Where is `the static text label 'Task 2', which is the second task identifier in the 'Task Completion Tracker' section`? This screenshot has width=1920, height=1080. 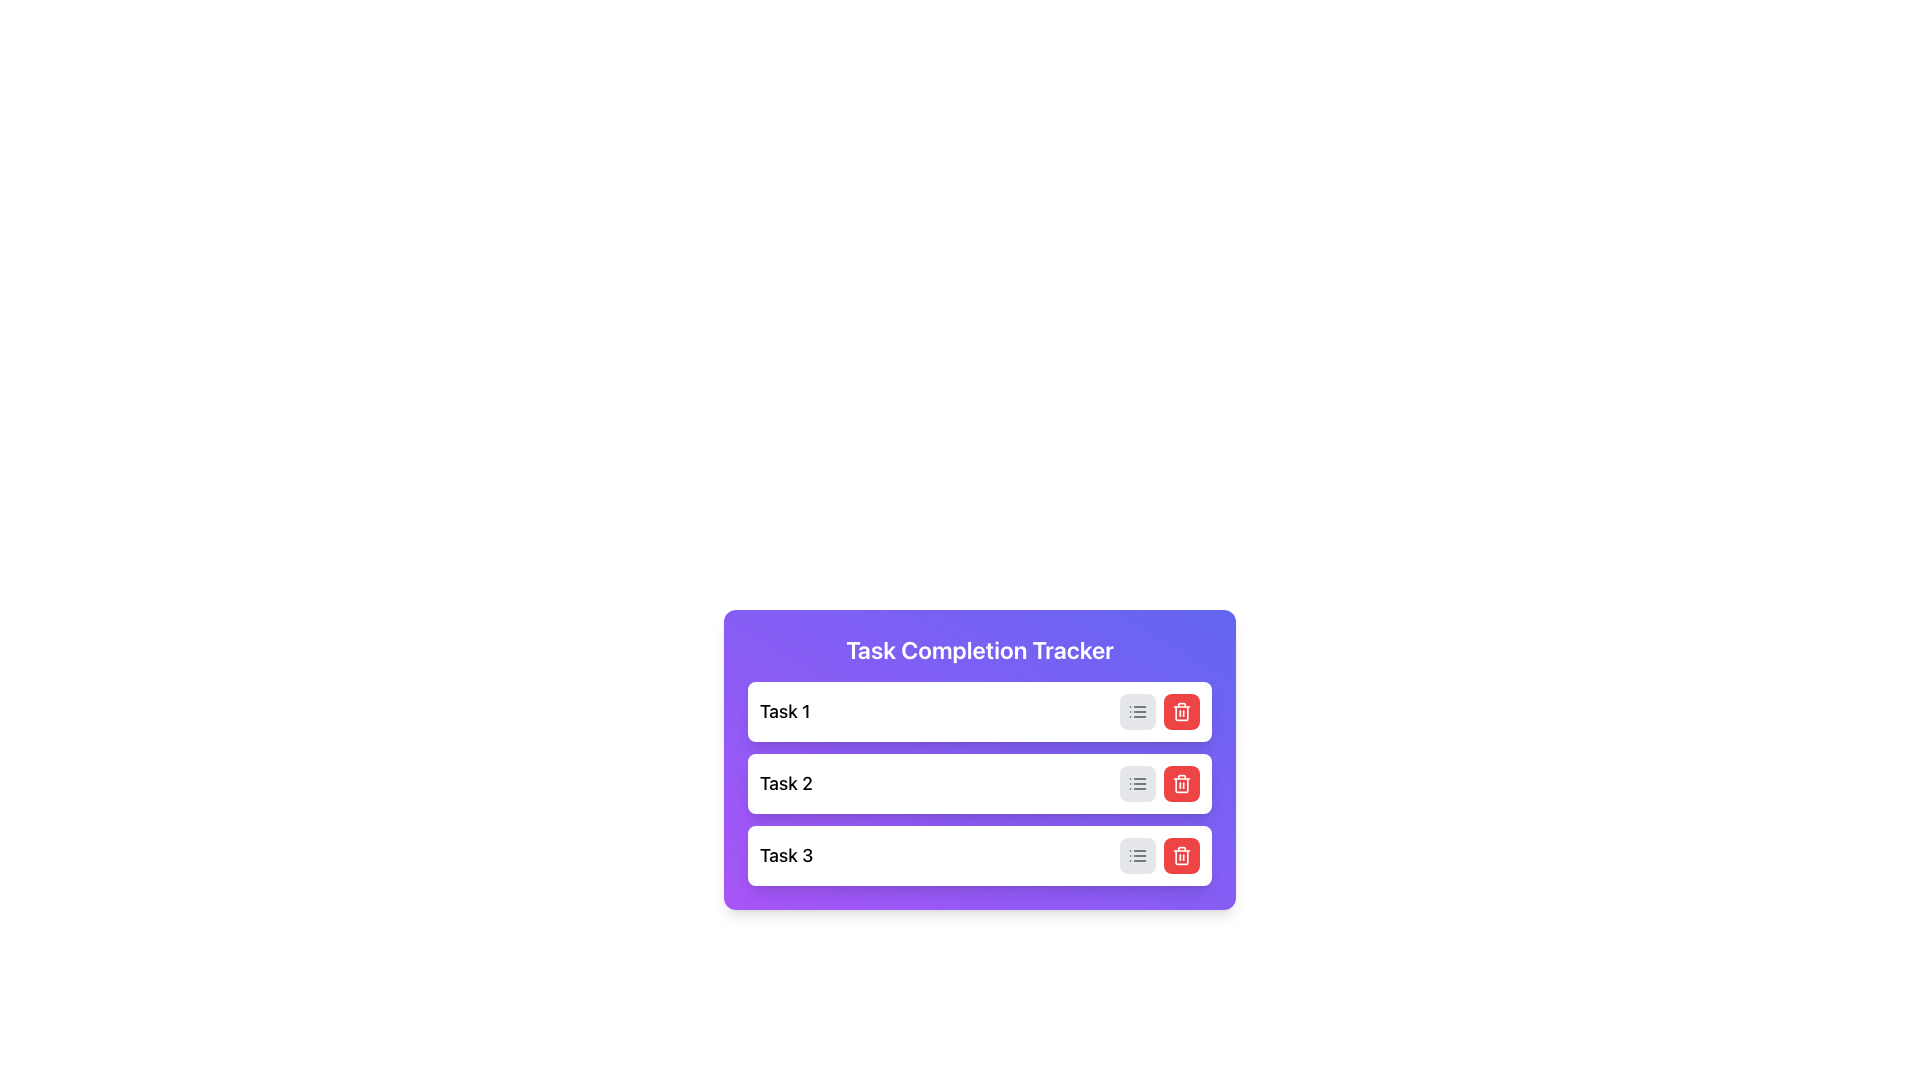
the static text label 'Task 2', which is the second task identifier in the 'Task Completion Tracker' section is located at coordinates (785, 782).